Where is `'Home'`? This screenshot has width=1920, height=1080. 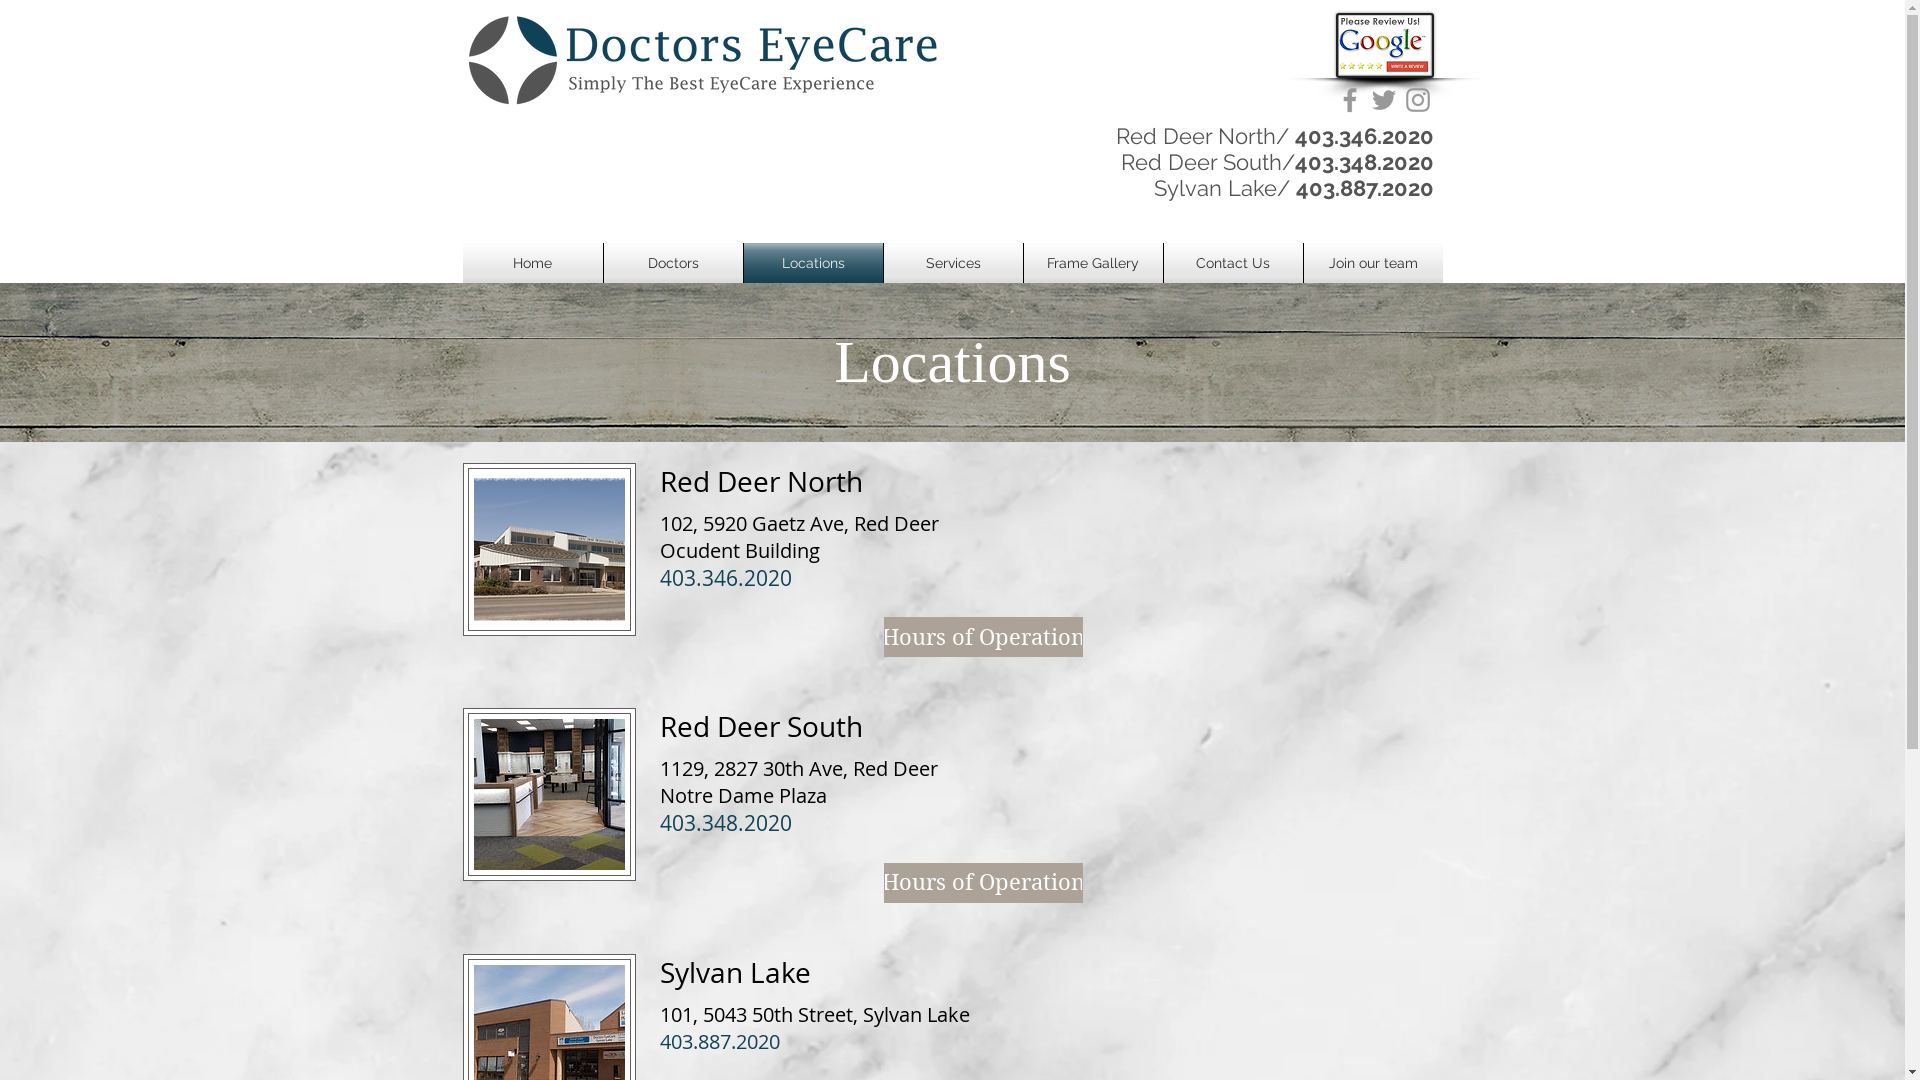 'Home' is located at coordinates (460, 261).